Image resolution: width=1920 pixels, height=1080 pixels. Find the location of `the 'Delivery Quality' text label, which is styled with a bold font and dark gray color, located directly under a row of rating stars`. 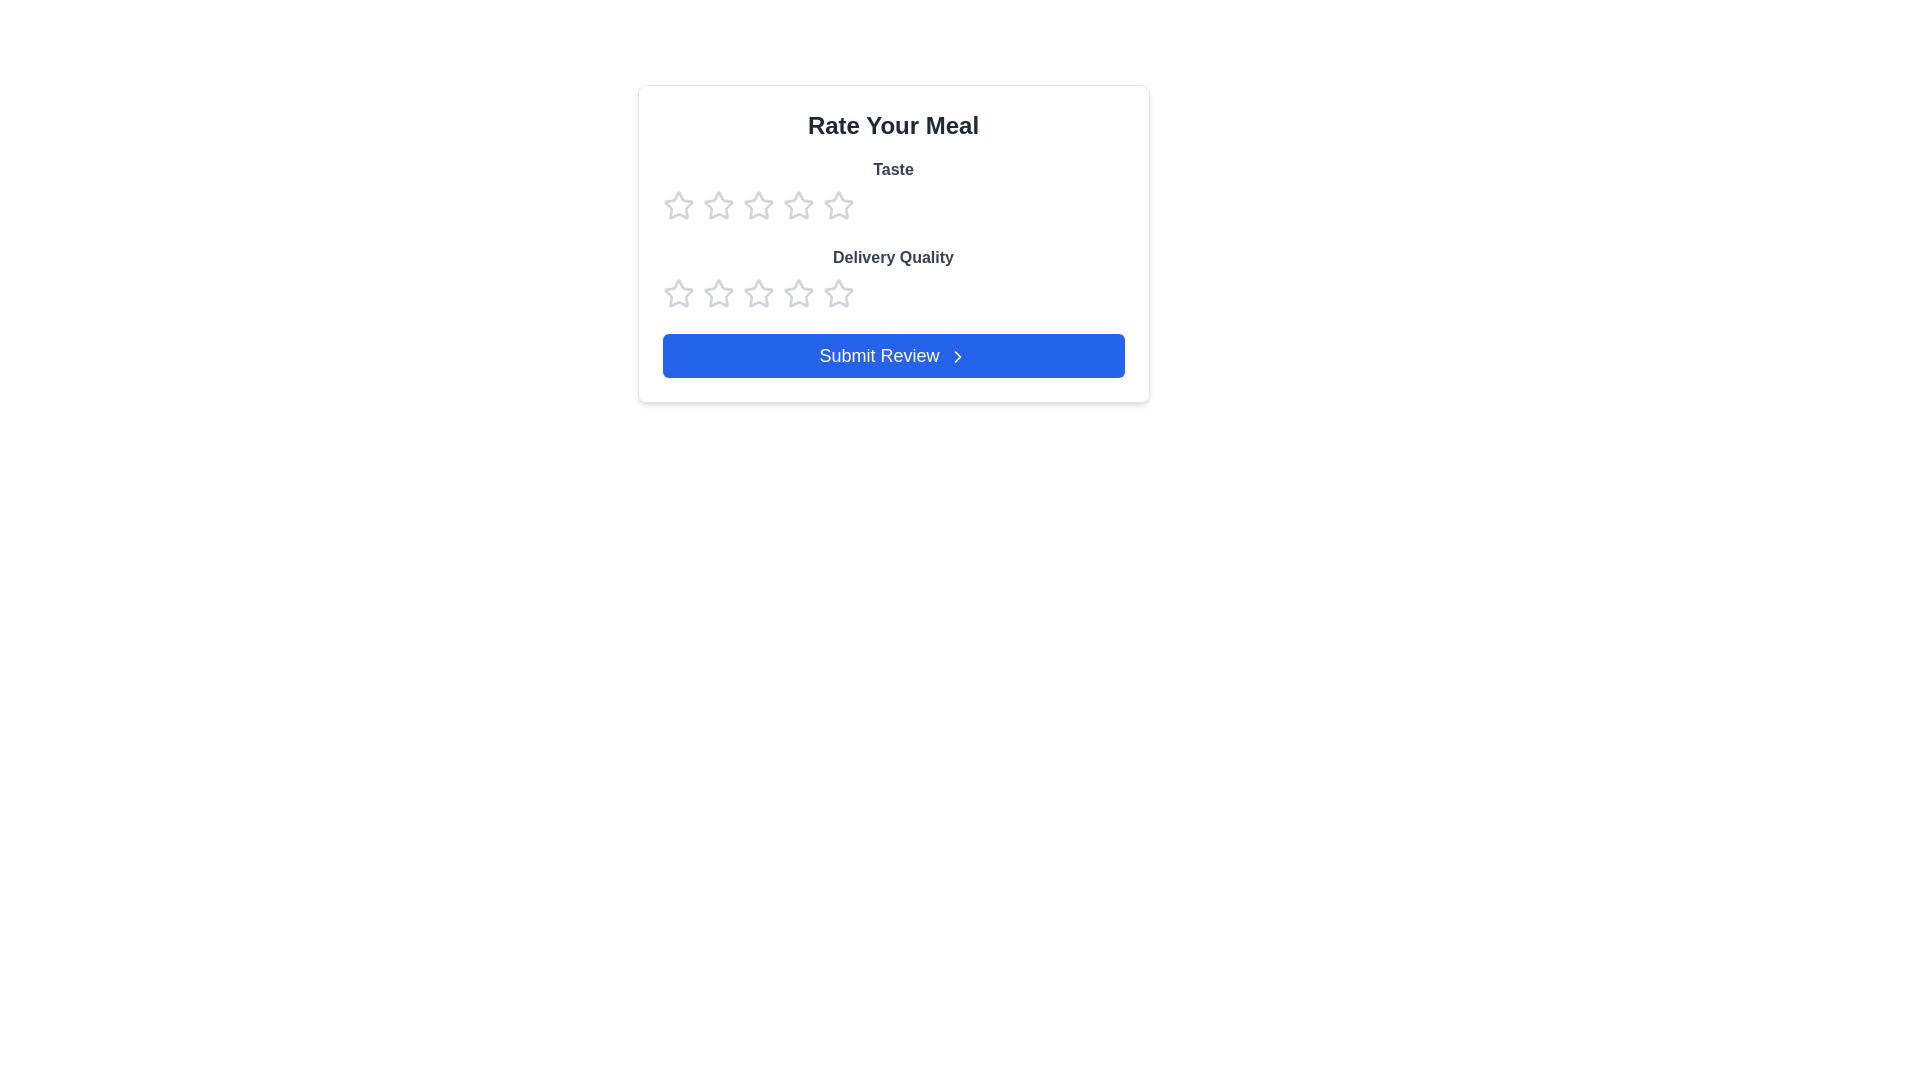

the 'Delivery Quality' text label, which is styled with a bold font and dark gray color, located directly under a row of rating stars is located at coordinates (892, 257).